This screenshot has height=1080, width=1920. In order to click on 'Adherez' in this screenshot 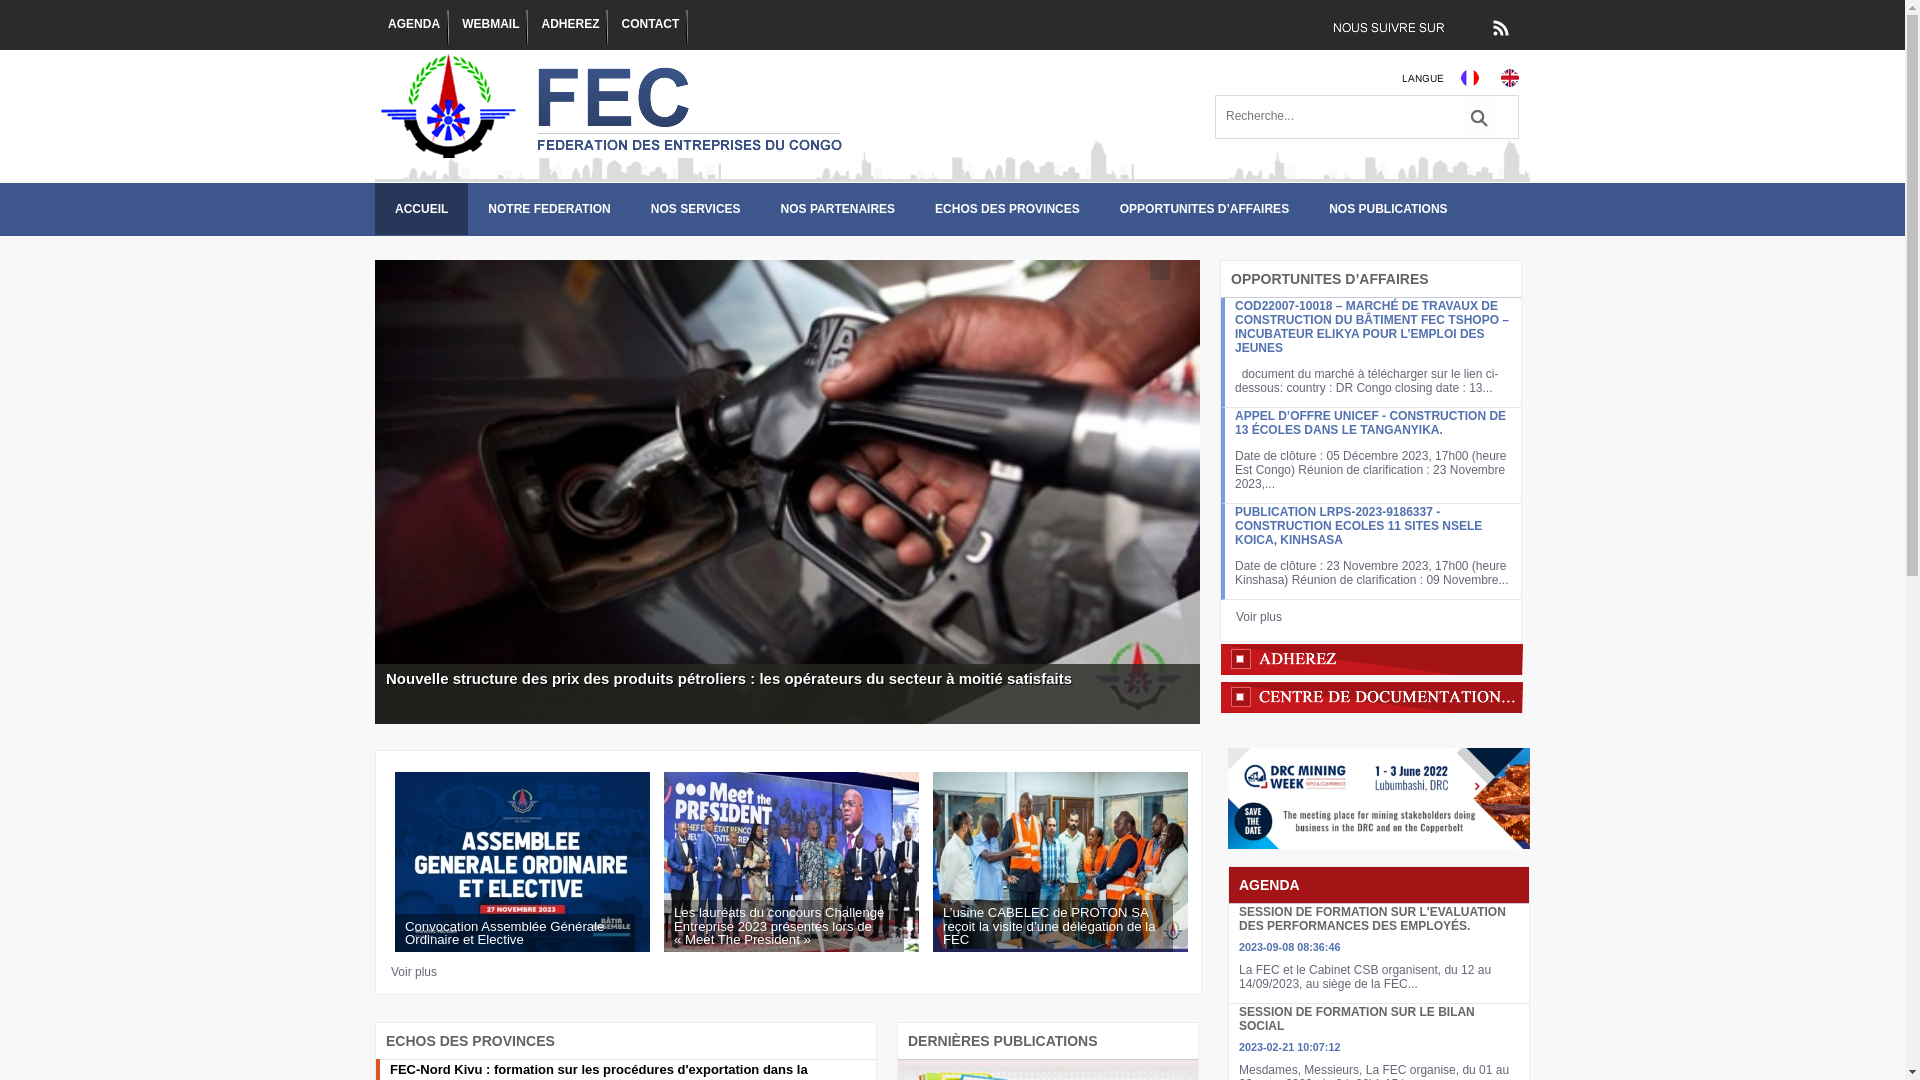, I will do `click(1370, 658)`.